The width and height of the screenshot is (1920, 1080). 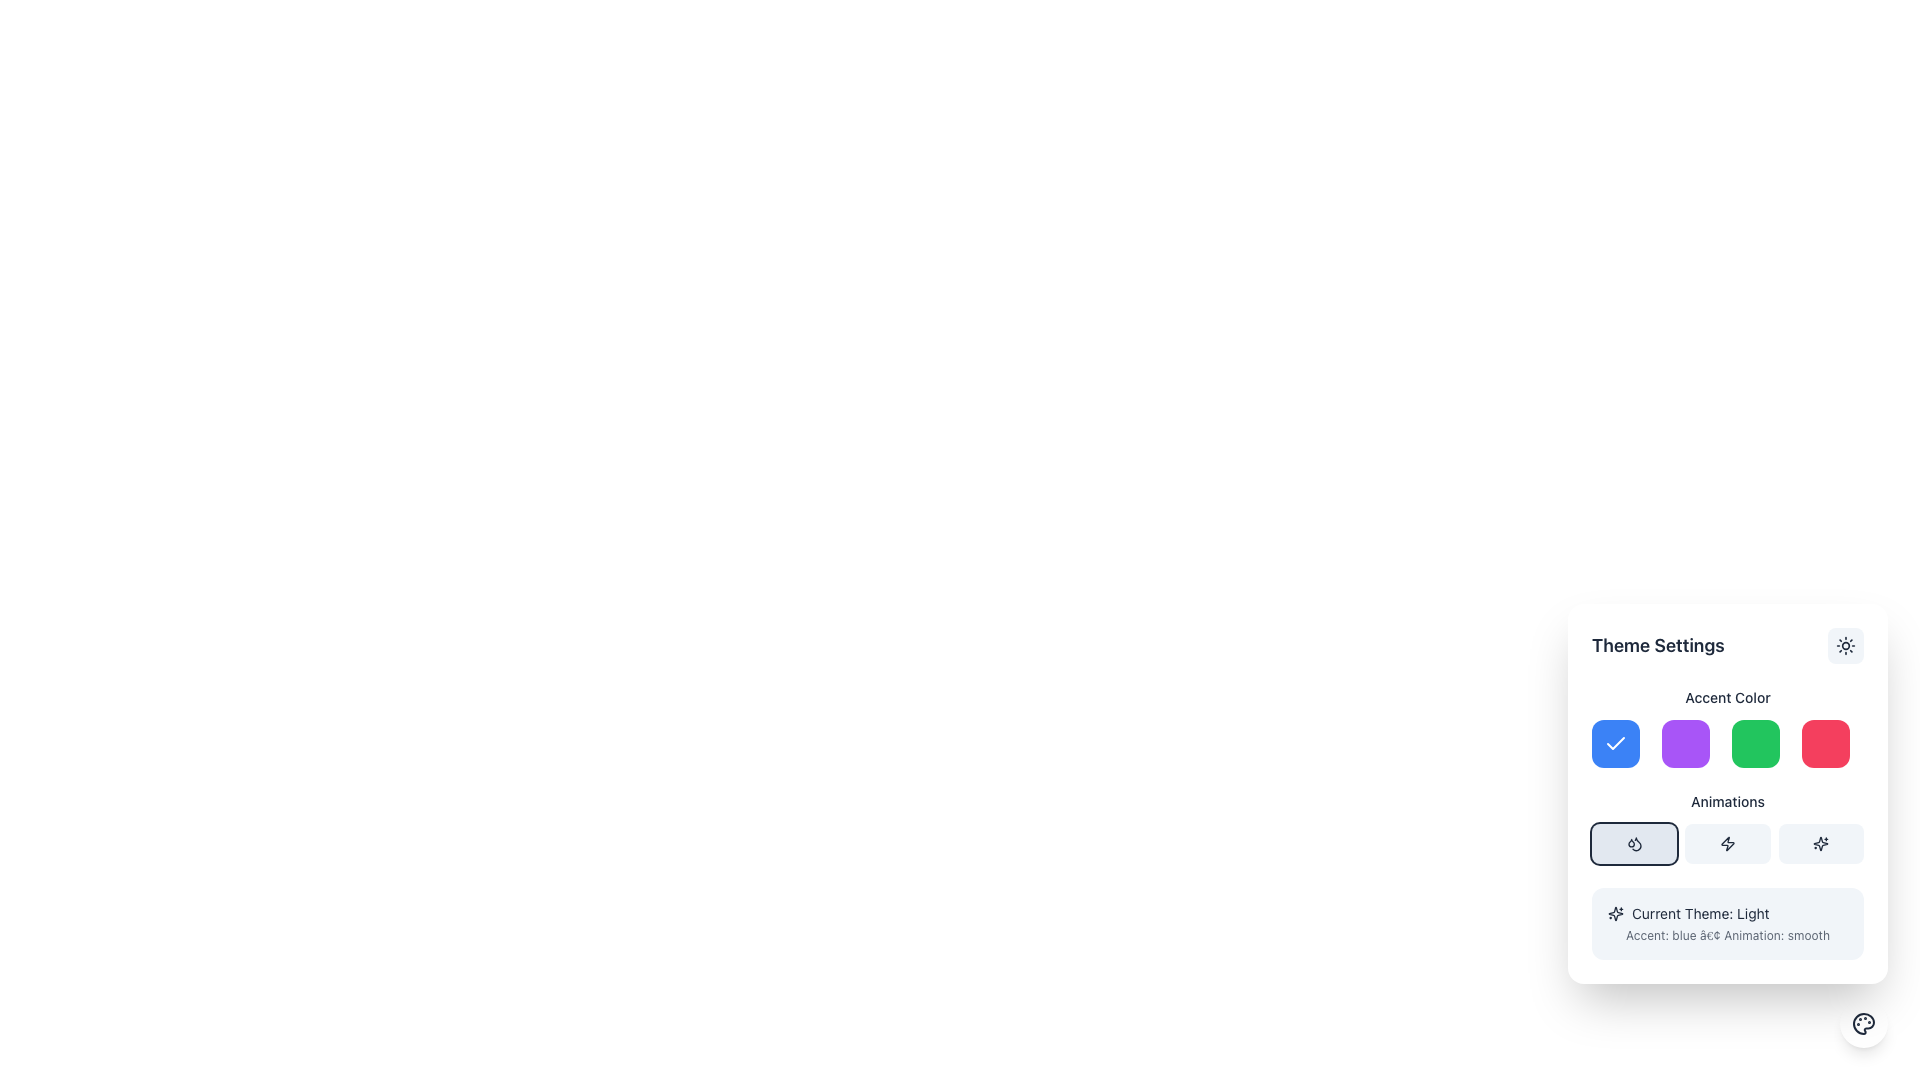 What do you see at coordinates (1727, 936) in the screenshot?
I see `the static text label displaying 'Accent: blue • Animation: smooth', which is located below the title 'Current Theme: Light' in the right-side settings panel` at bounding box center [1727, 936].